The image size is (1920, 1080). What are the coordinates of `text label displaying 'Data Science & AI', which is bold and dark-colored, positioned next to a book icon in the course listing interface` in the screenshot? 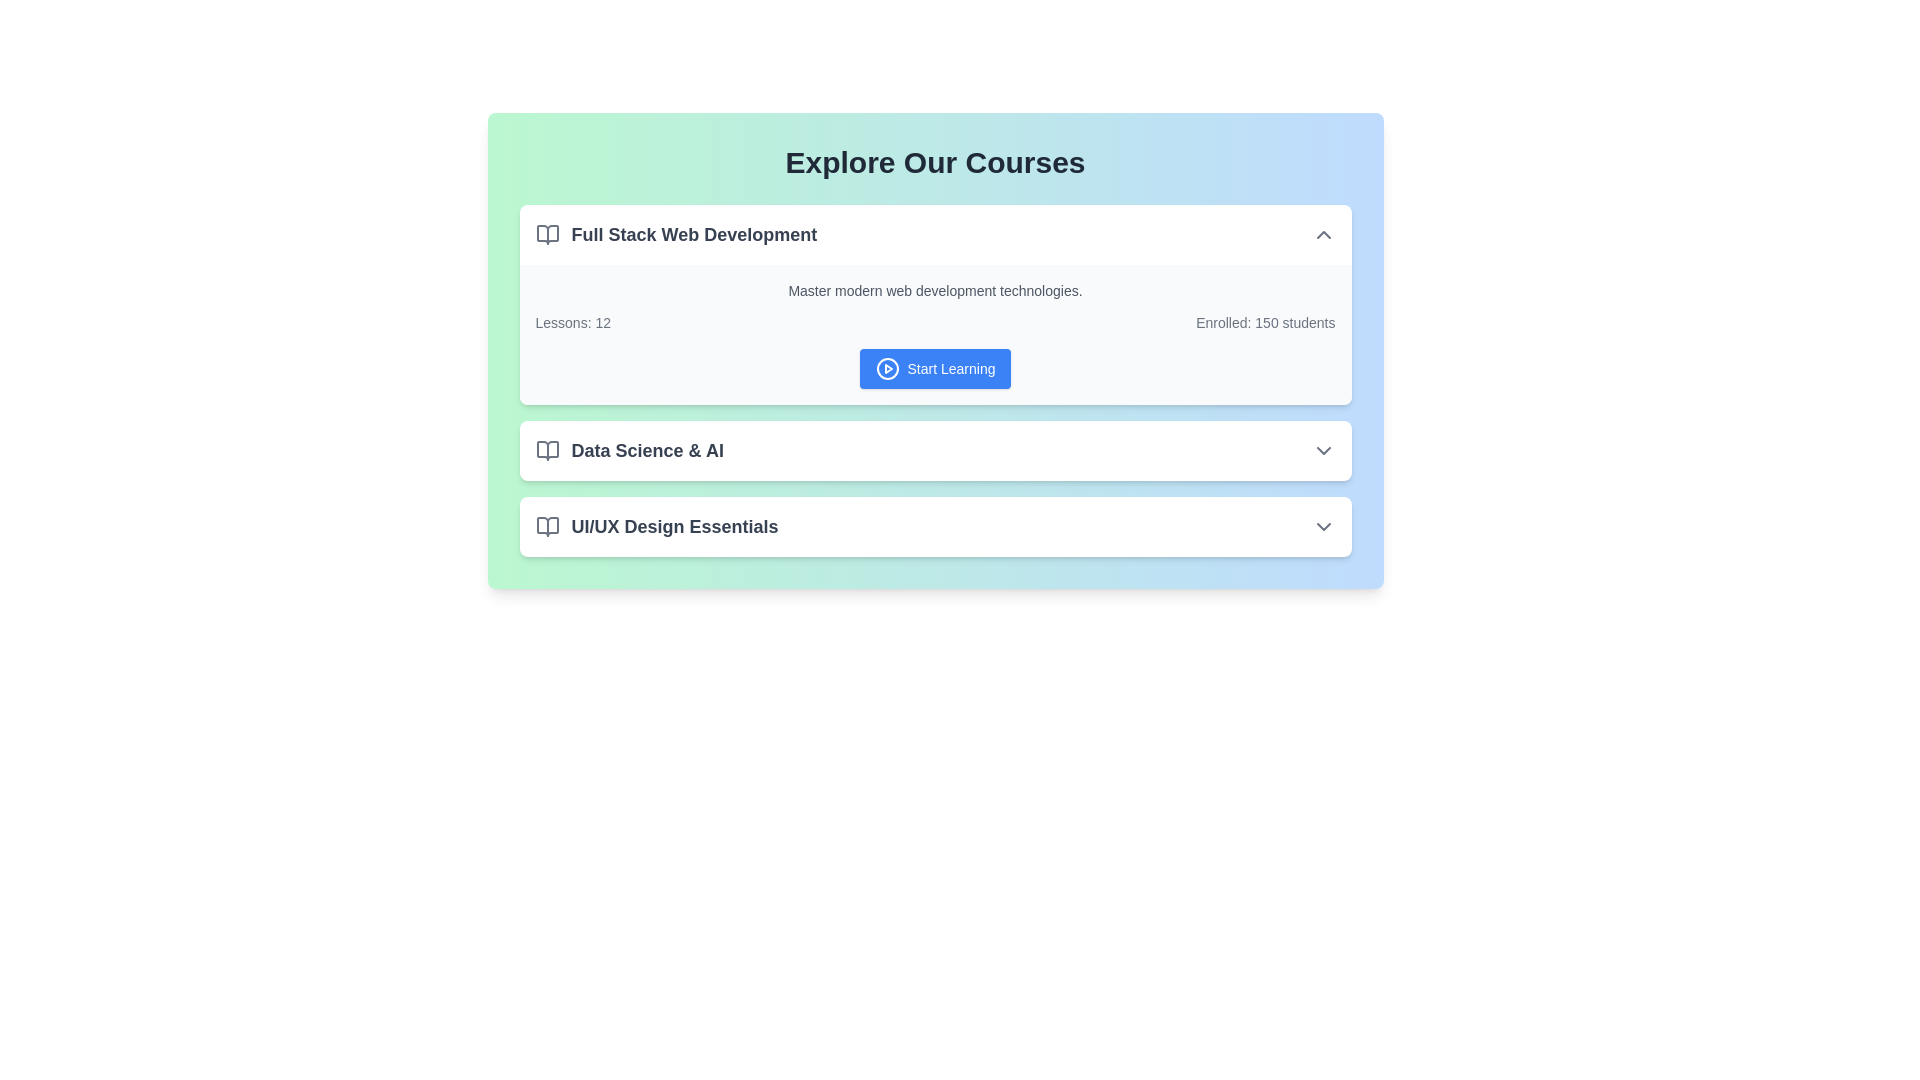 It's located at (647, 451).